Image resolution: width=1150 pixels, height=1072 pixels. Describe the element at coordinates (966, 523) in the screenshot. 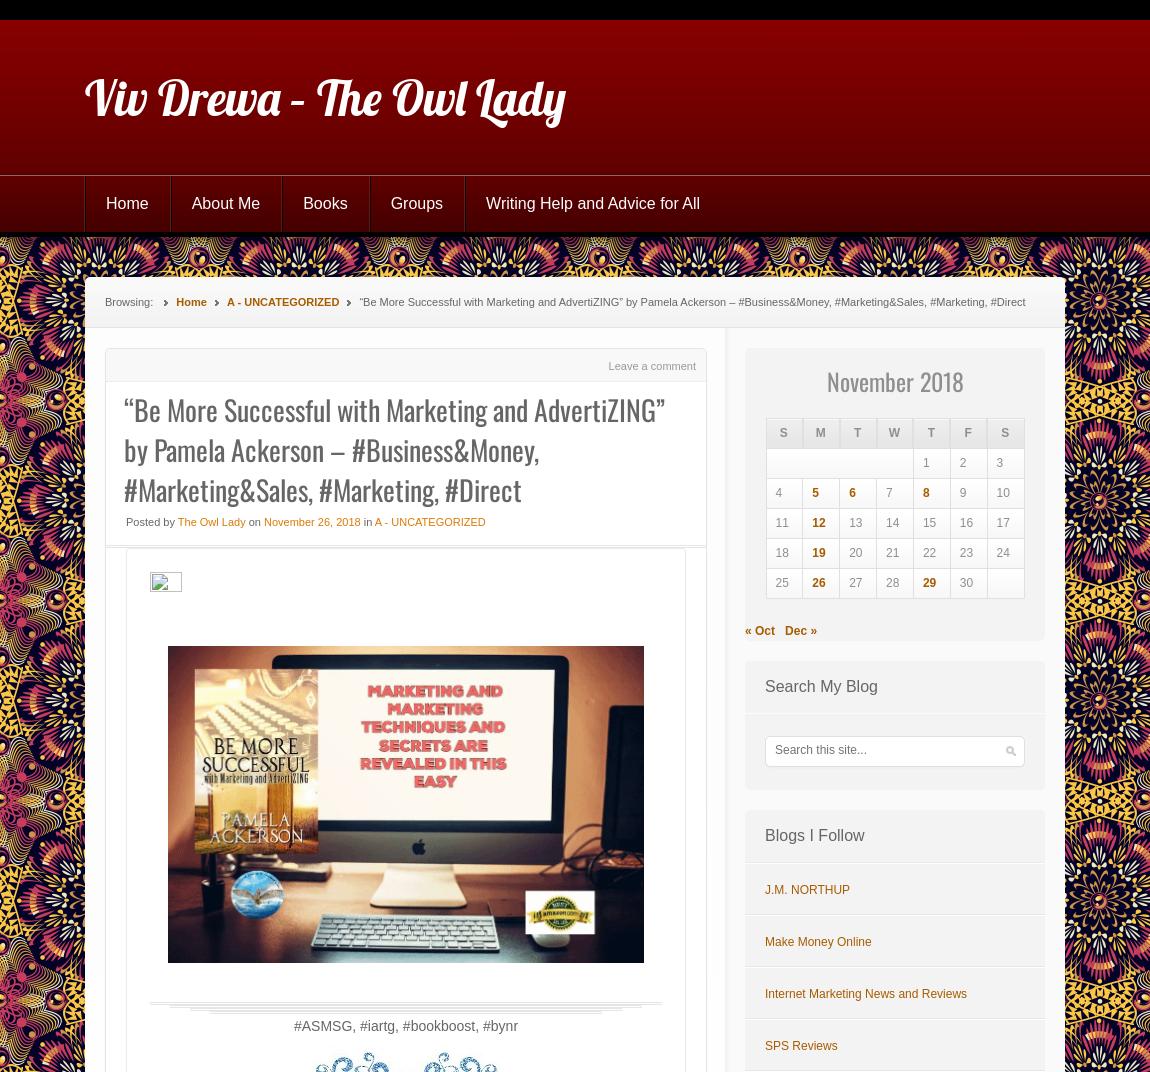

I see `'16'` at that location.